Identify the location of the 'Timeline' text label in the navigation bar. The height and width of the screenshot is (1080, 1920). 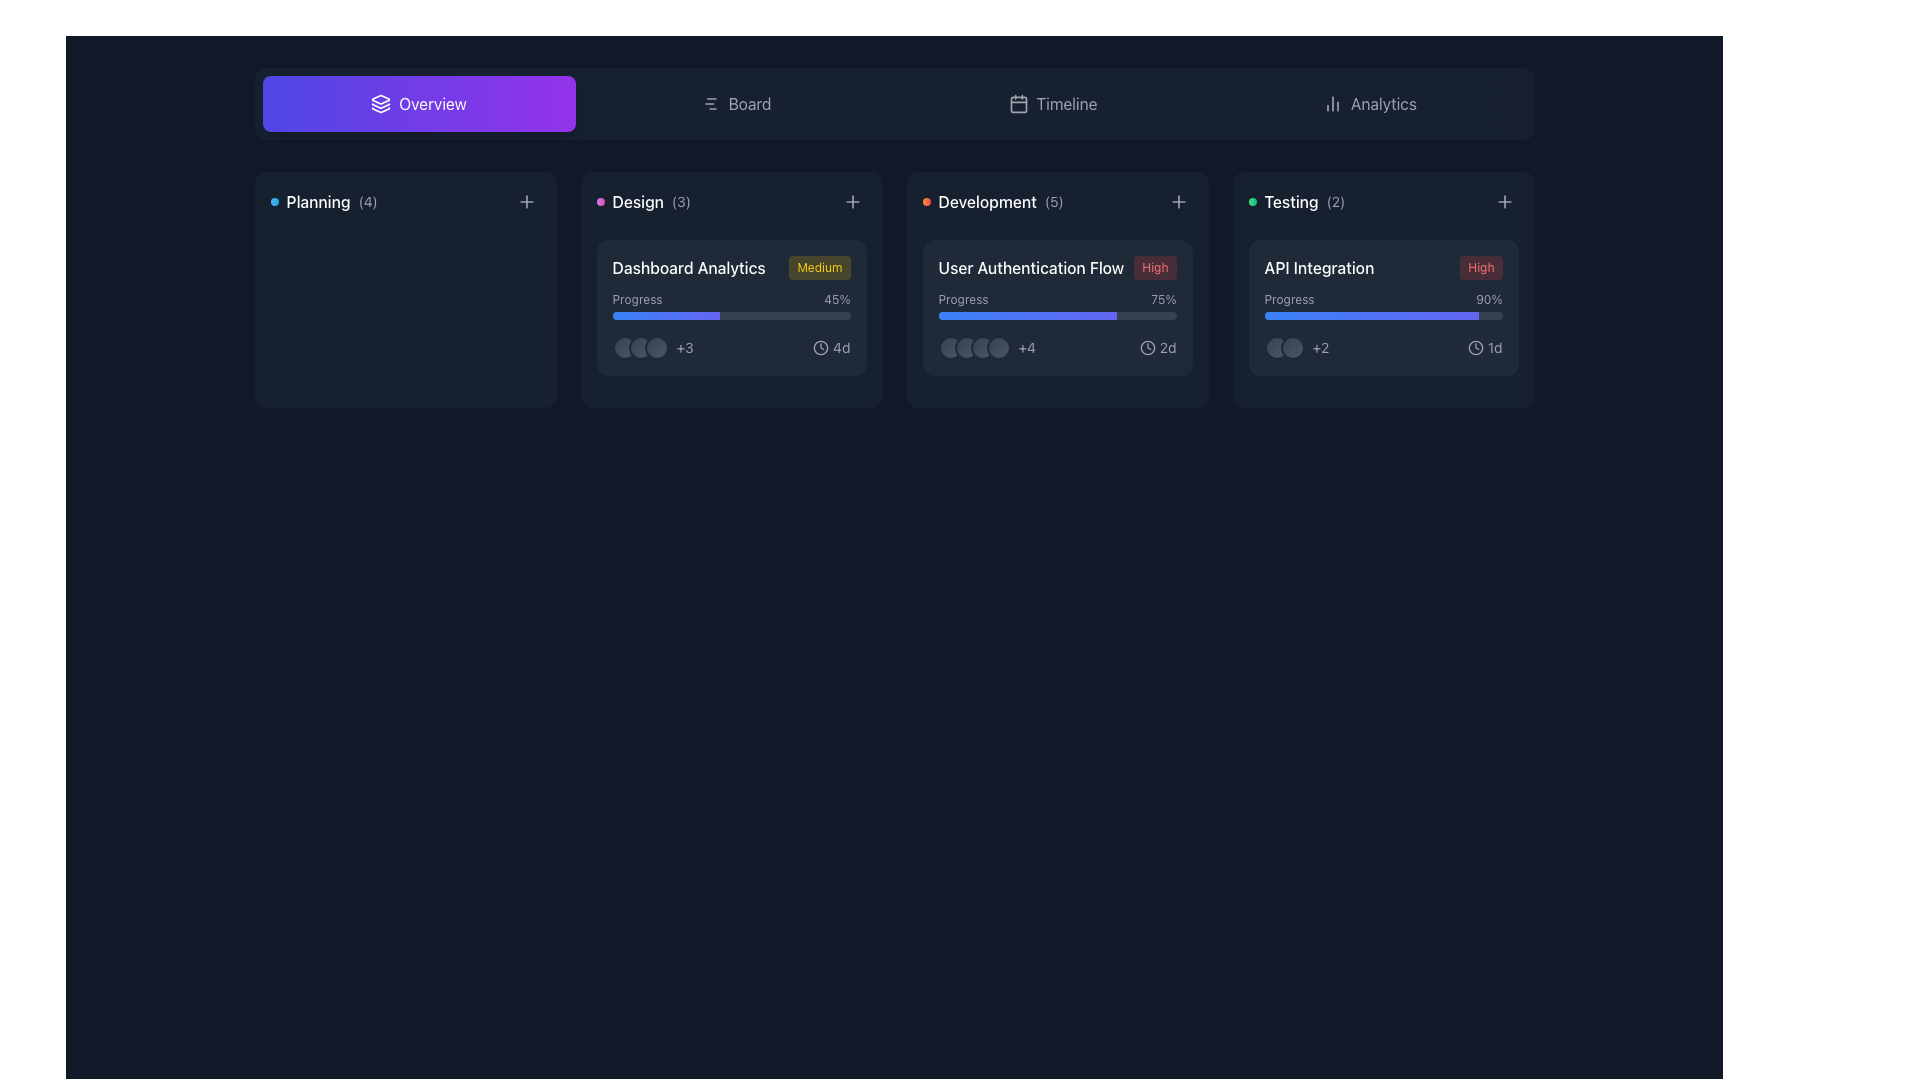
(1065, 104).